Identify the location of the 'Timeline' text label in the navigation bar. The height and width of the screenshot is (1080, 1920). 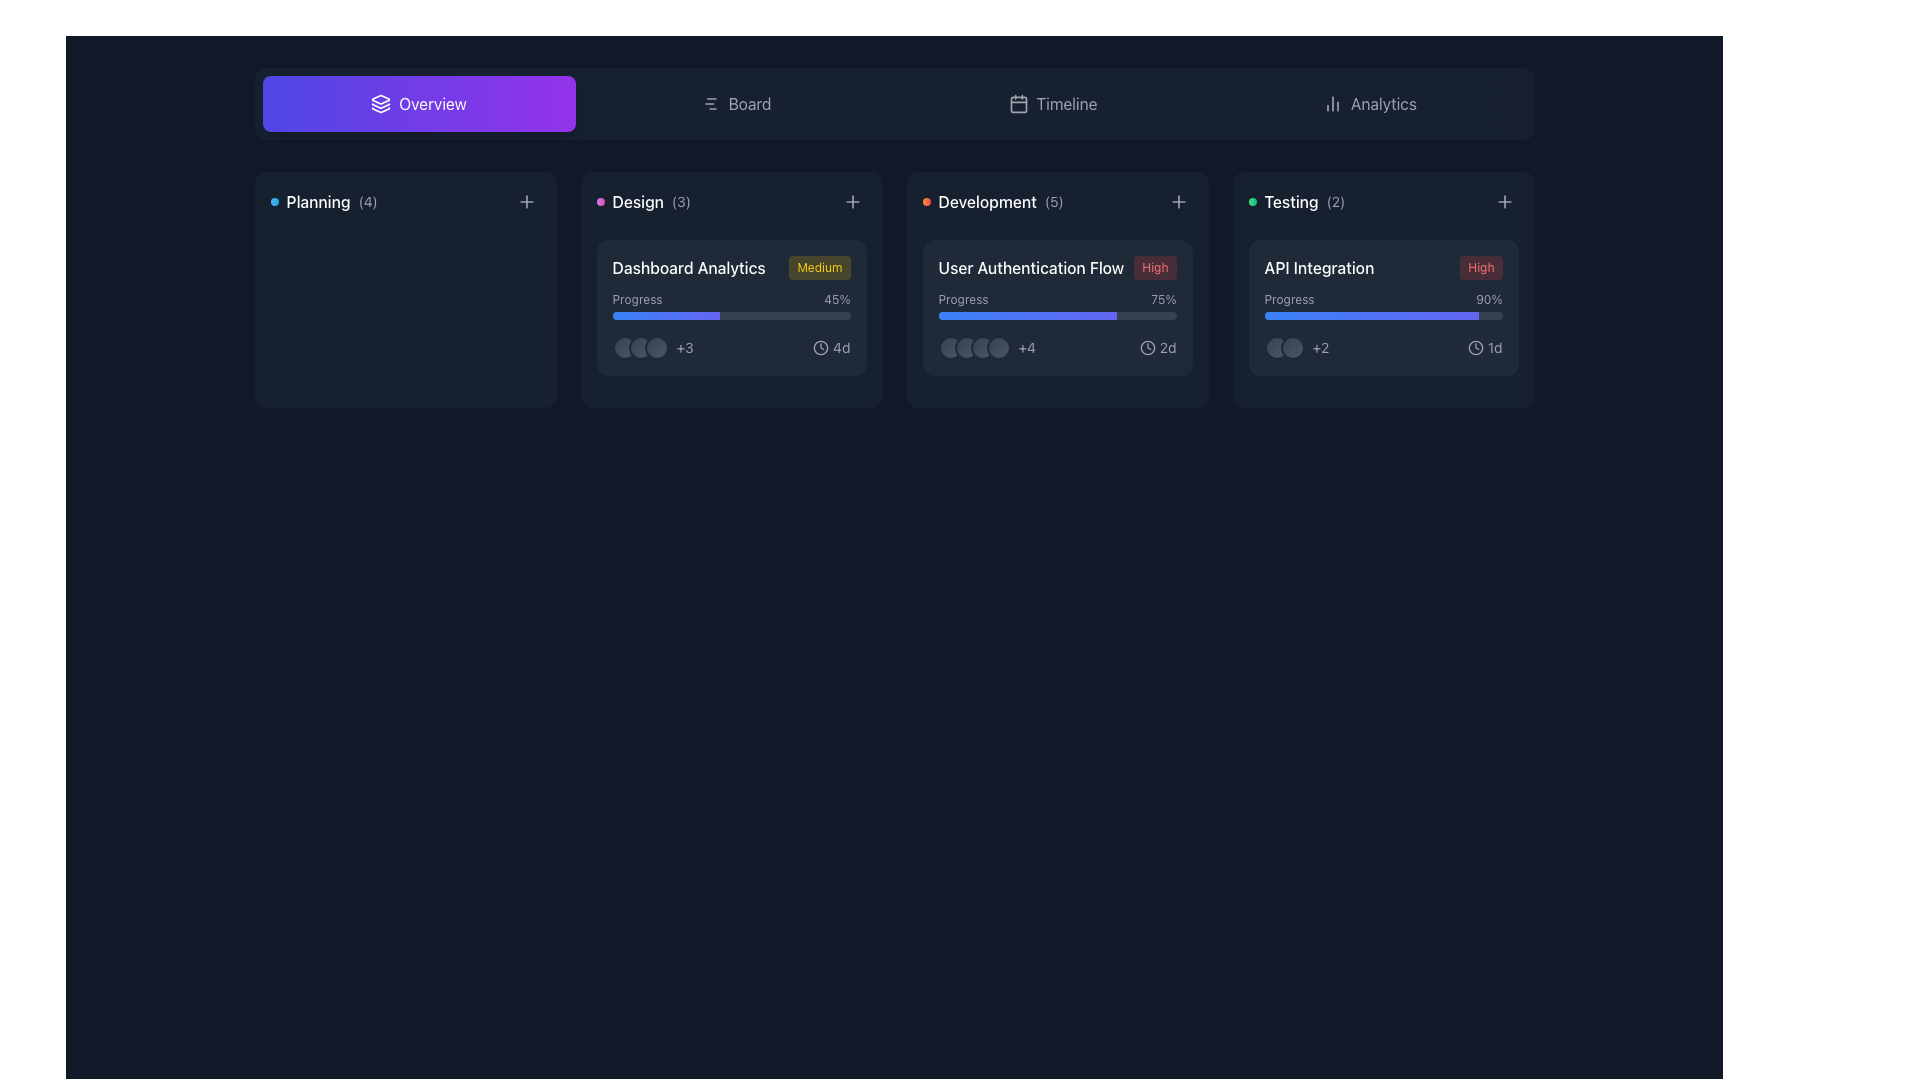
(1065, 104).